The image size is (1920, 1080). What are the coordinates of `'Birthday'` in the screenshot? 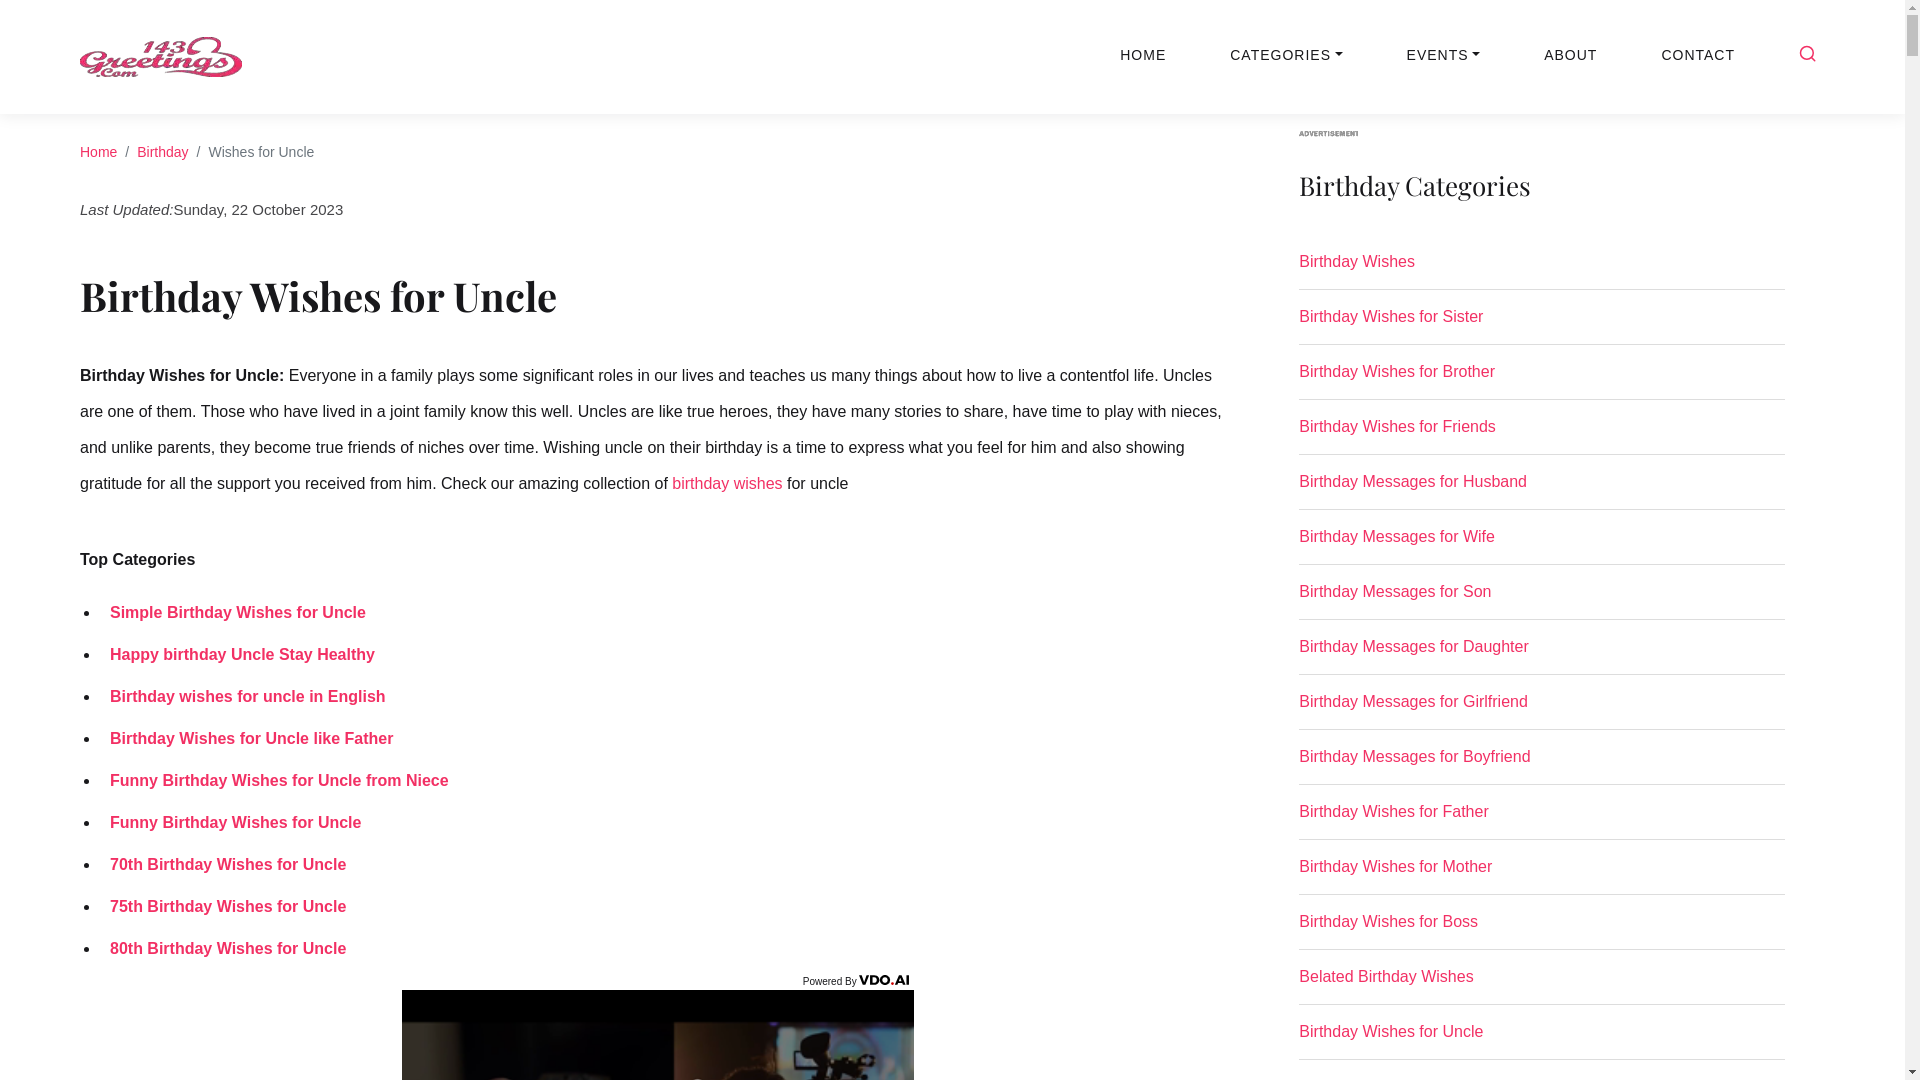 It's located at (136, 150).